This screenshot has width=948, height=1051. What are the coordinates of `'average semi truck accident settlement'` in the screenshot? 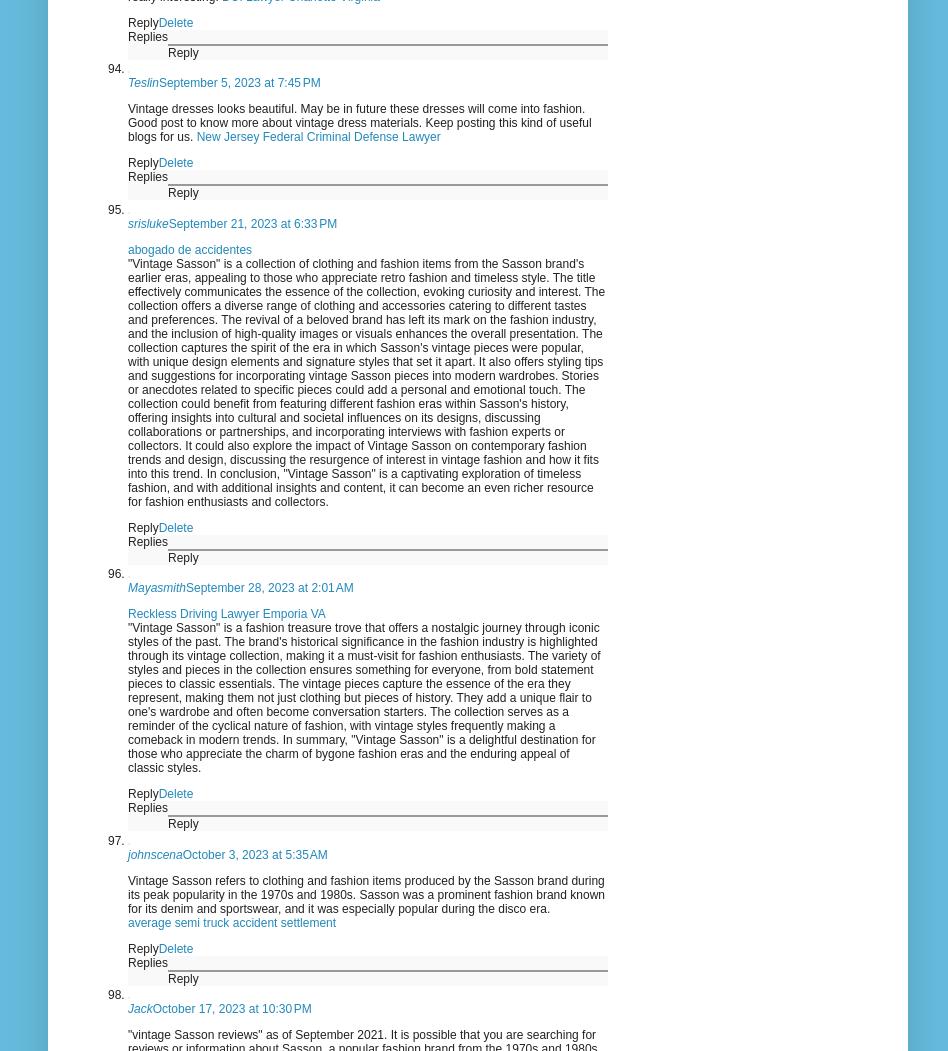 It's located at (230, 922).